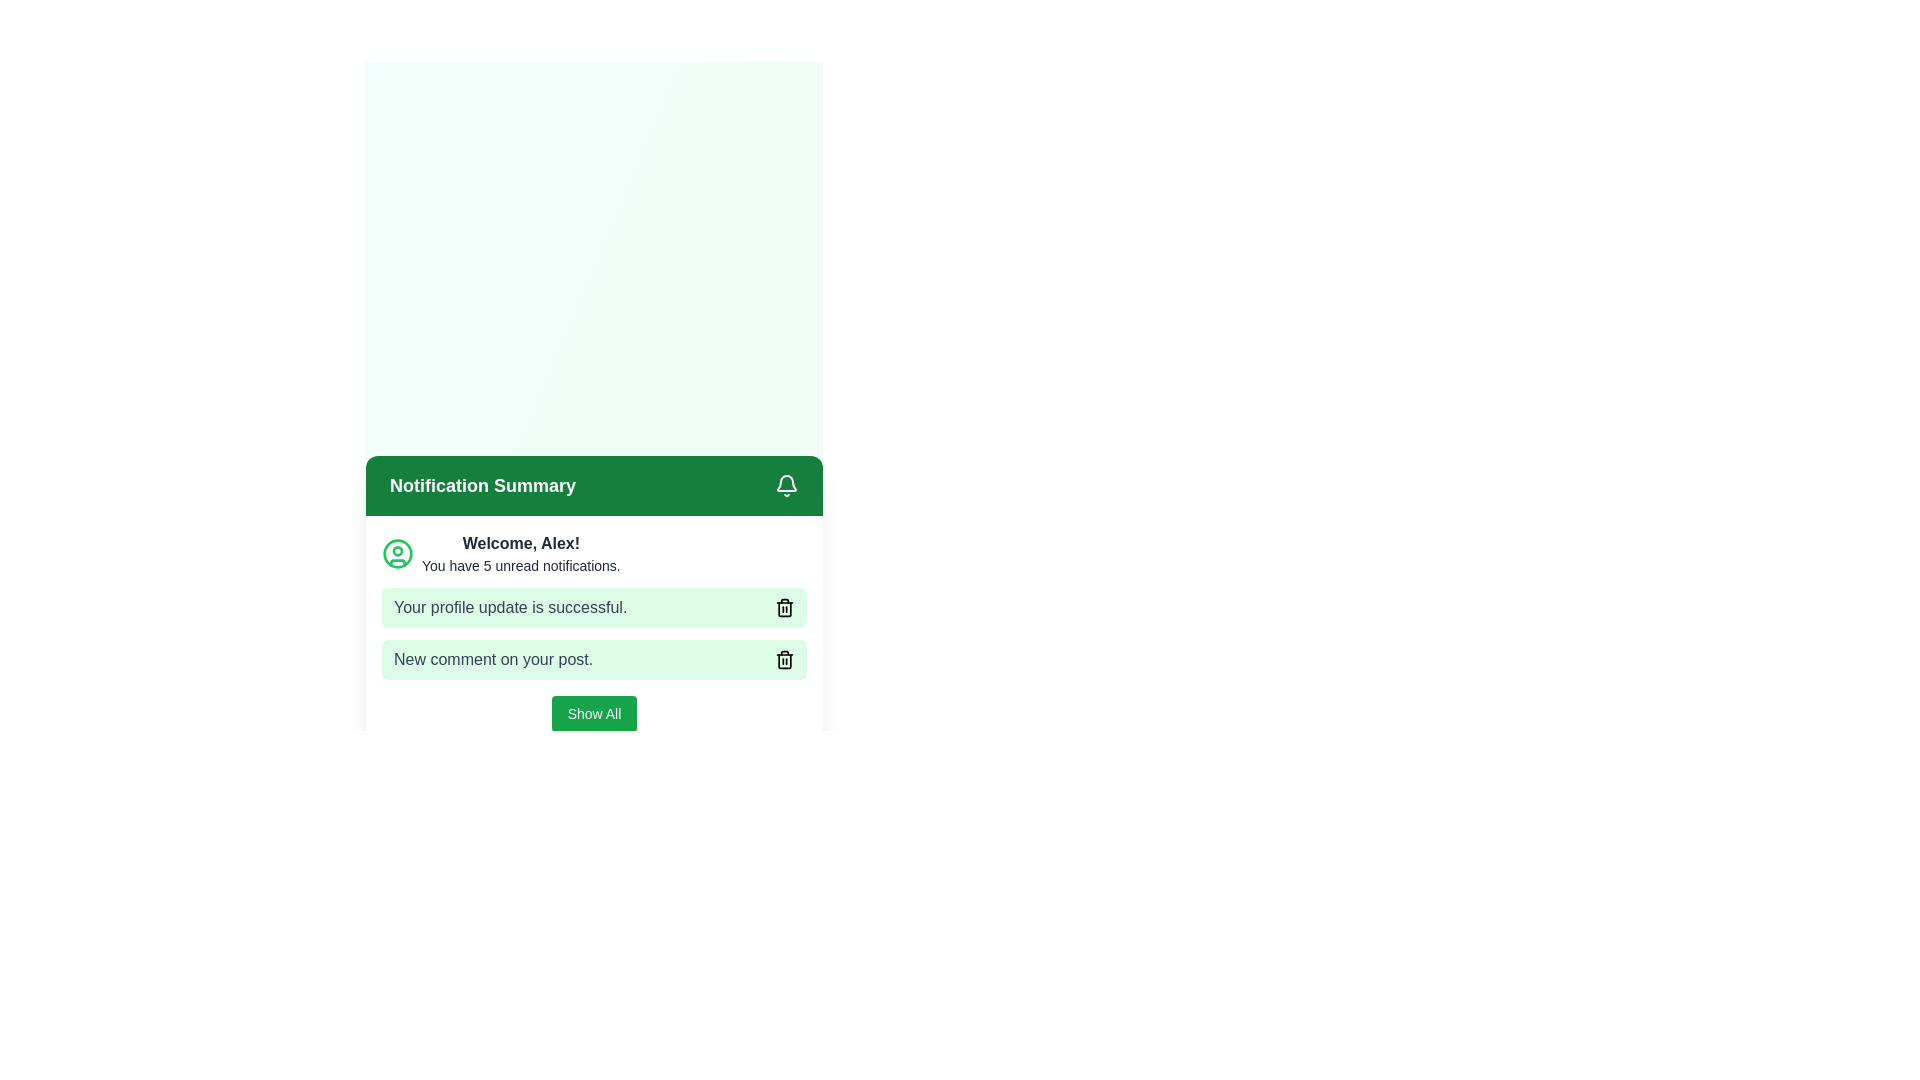  Describe the element at coordinates (786, 486) in the screenshot. I see `the bell icon button located on the right-hand side of the 'Notification Summary' green bar` at that location.